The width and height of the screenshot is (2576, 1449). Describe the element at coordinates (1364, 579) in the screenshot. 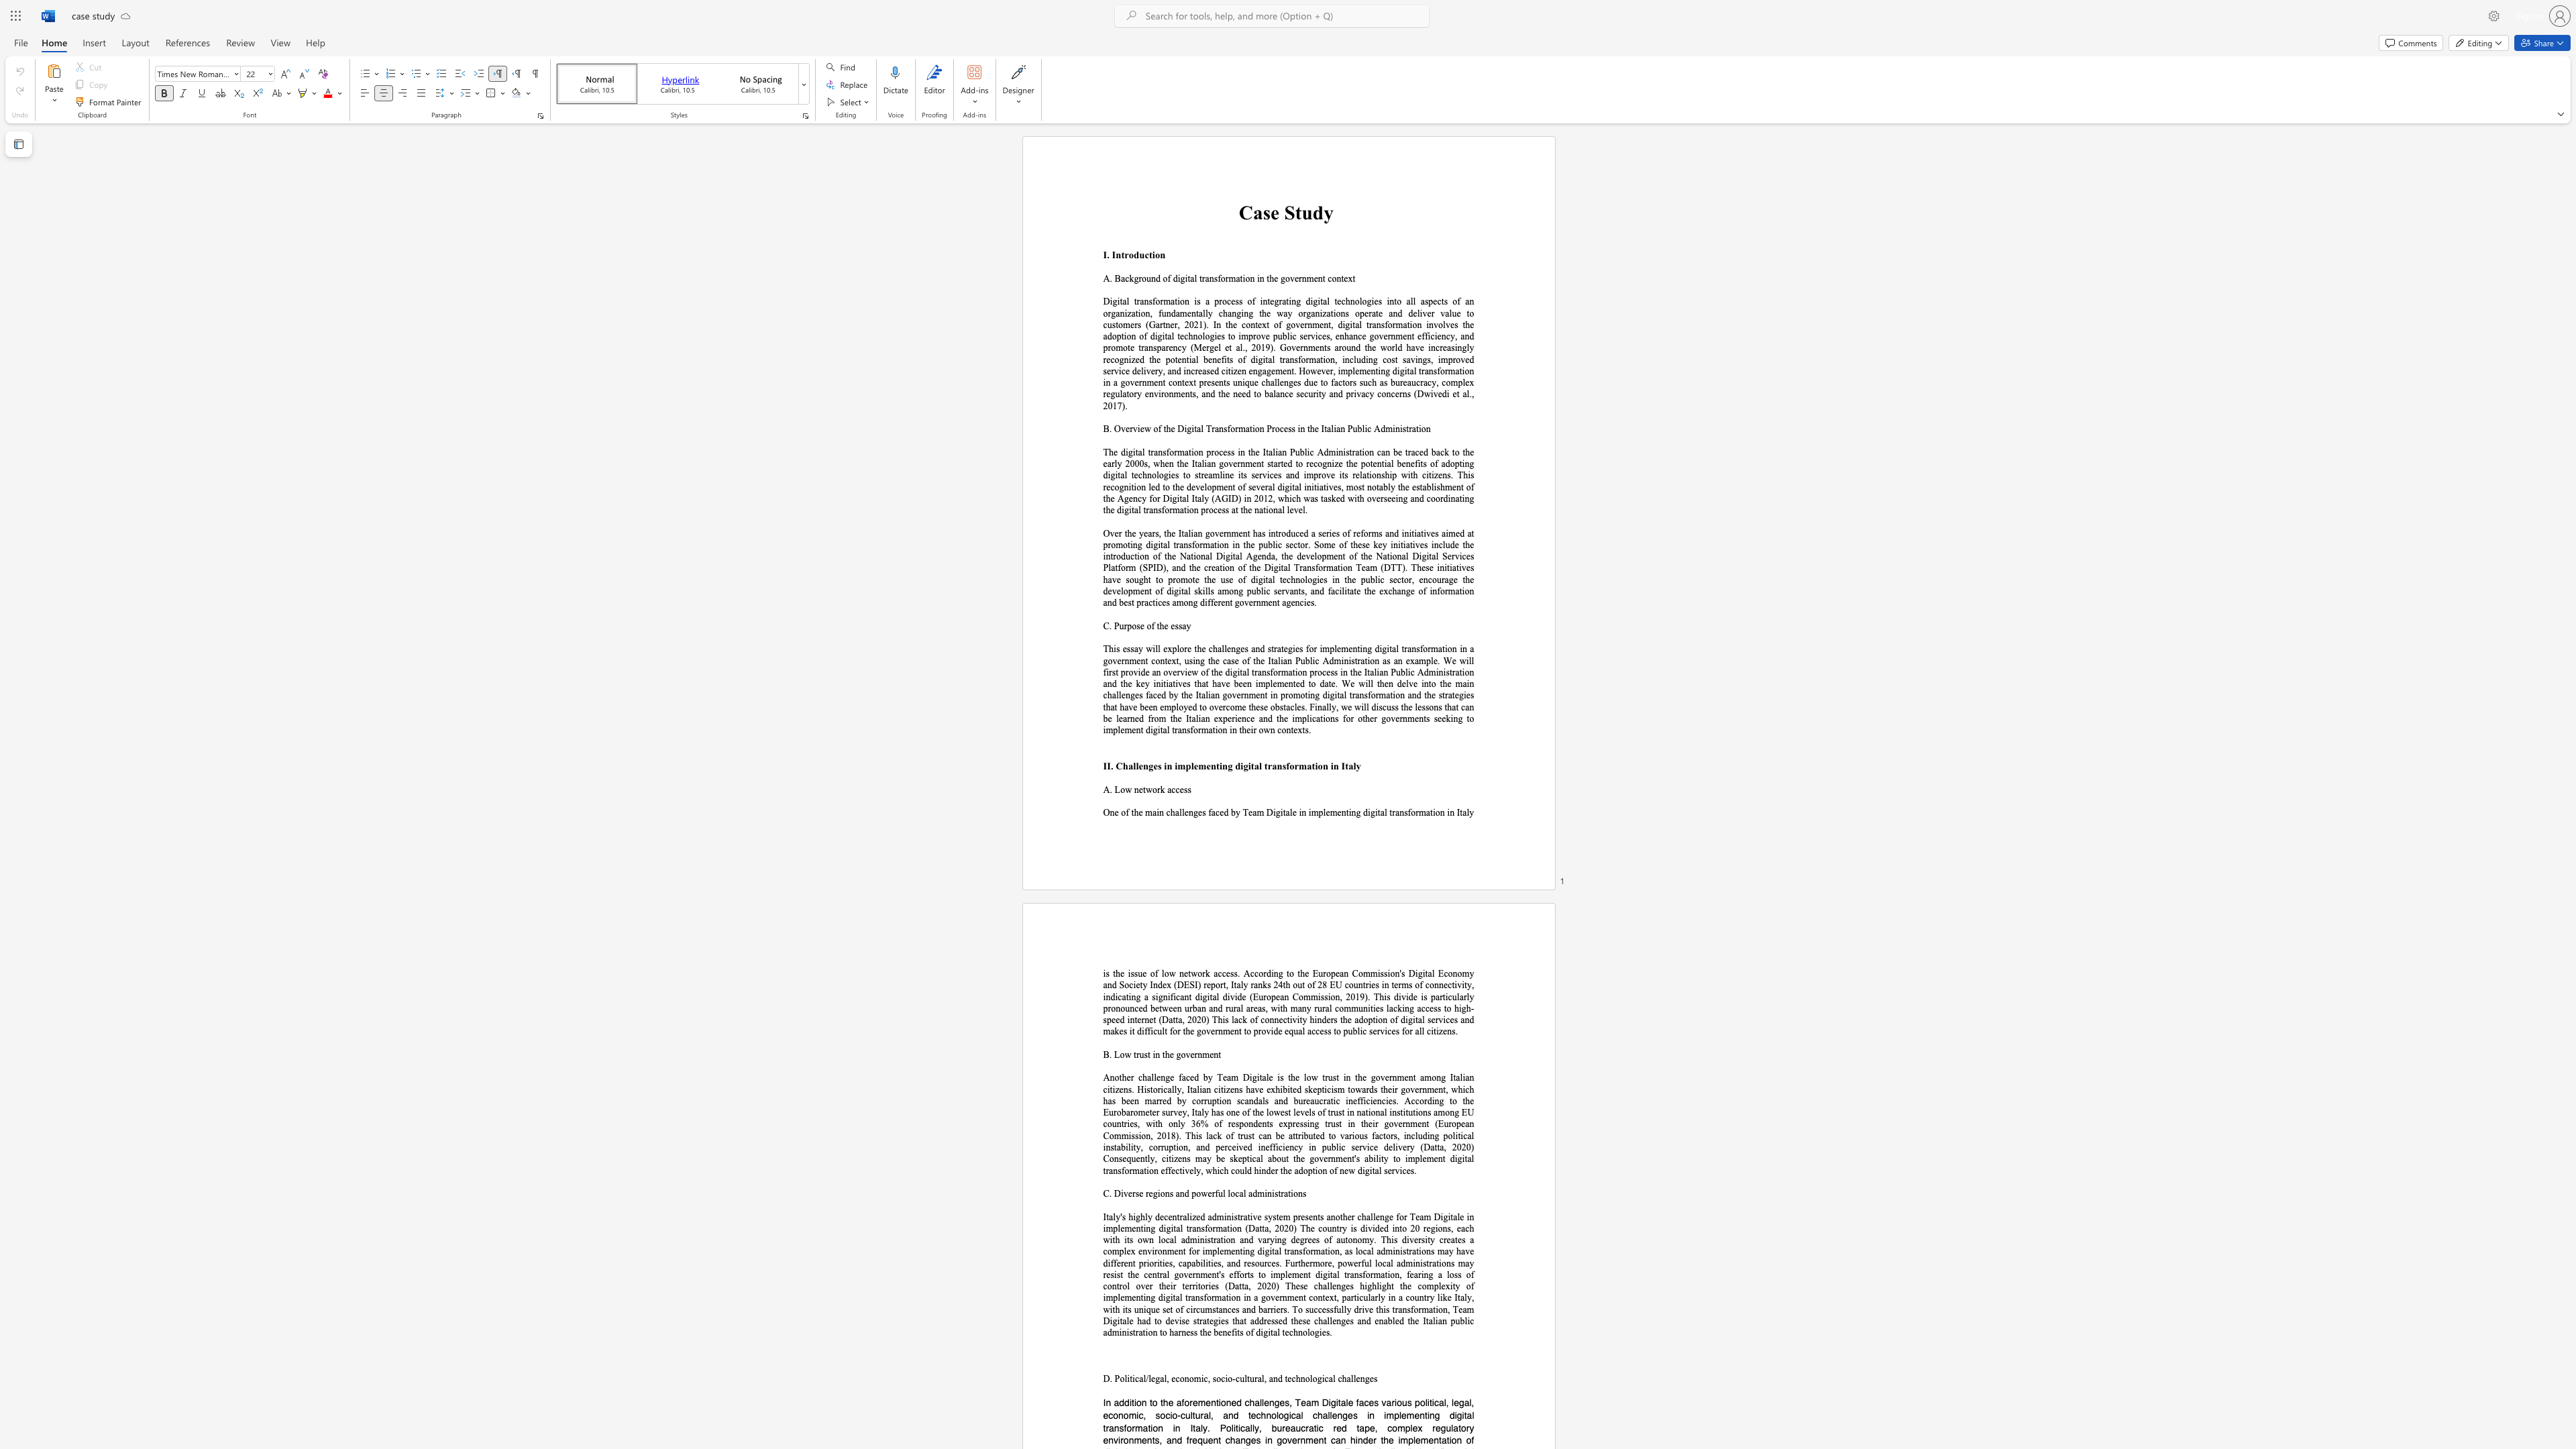

I see `the subset text "ublic sector, encourage the de" within the text "Over the years, the Italian government has introduced a series of reforms and initiatives aimed at promoting digital transformation in the public sector. Some of these key initiatives include the introduction of the National Digital Agenda, the development of the National Digital Services Platform (SPID), and the creation of the Digital Transformation Team (DTT). These initiatives have sought to promote the use of digital technologies in the public sector, encourage the development of digital skills among p"` at that location.